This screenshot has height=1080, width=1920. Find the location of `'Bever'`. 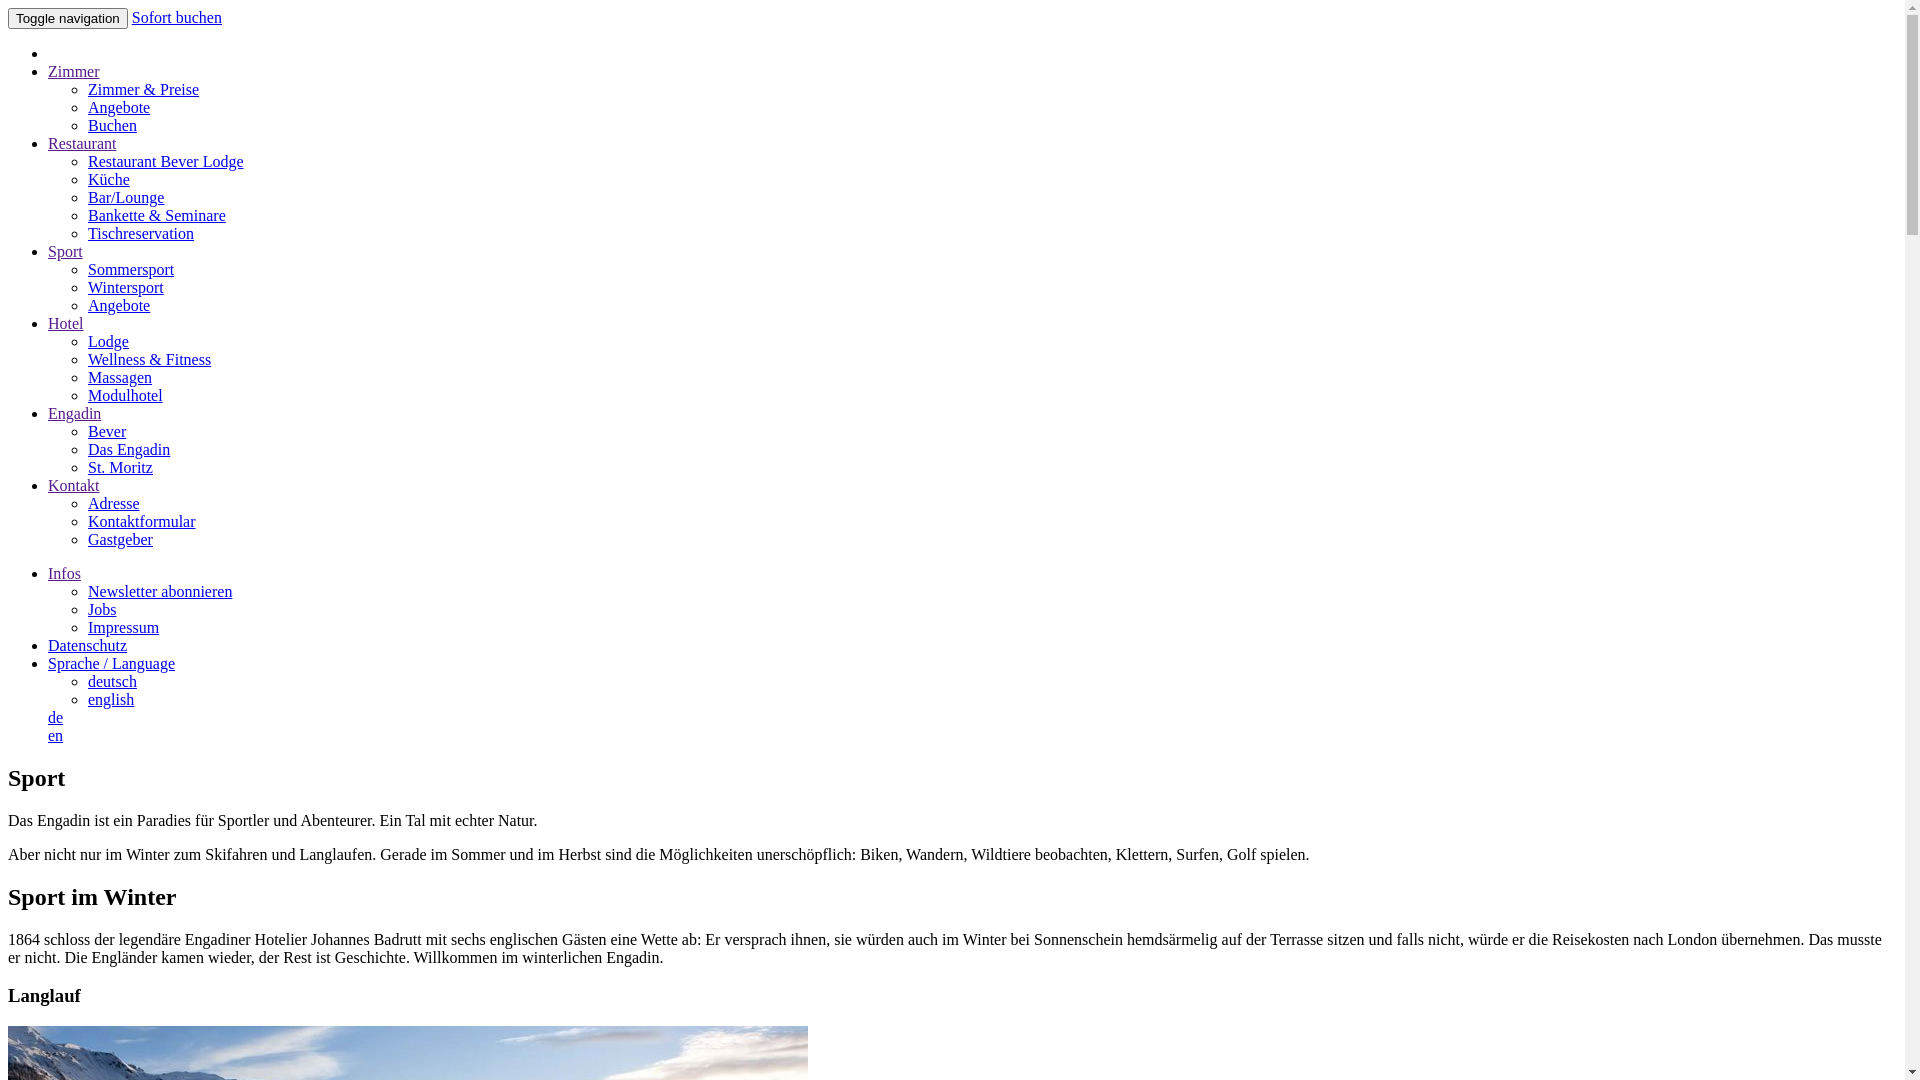

'Bever' is located at coordinates (86, 430).